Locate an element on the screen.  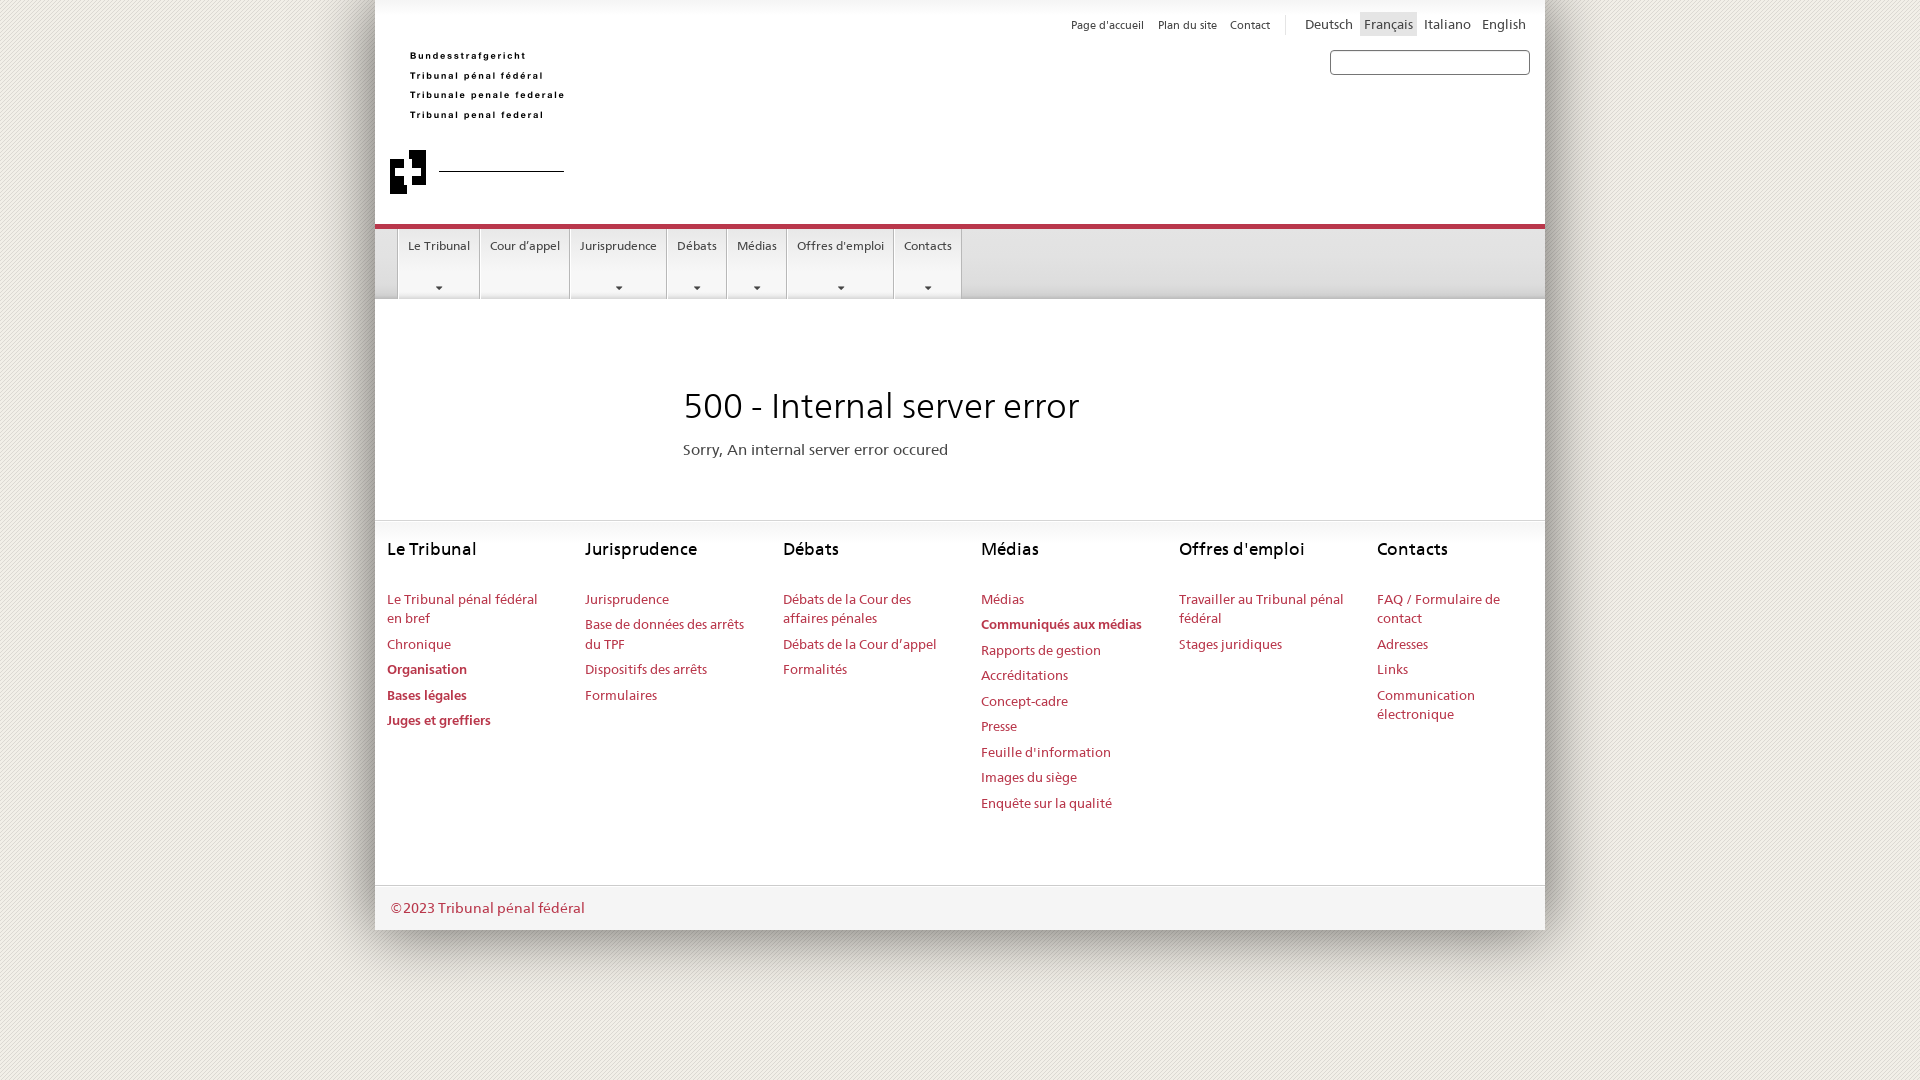
'FAQ / Formulaire de contact' is located at coordinates (1460, 608).